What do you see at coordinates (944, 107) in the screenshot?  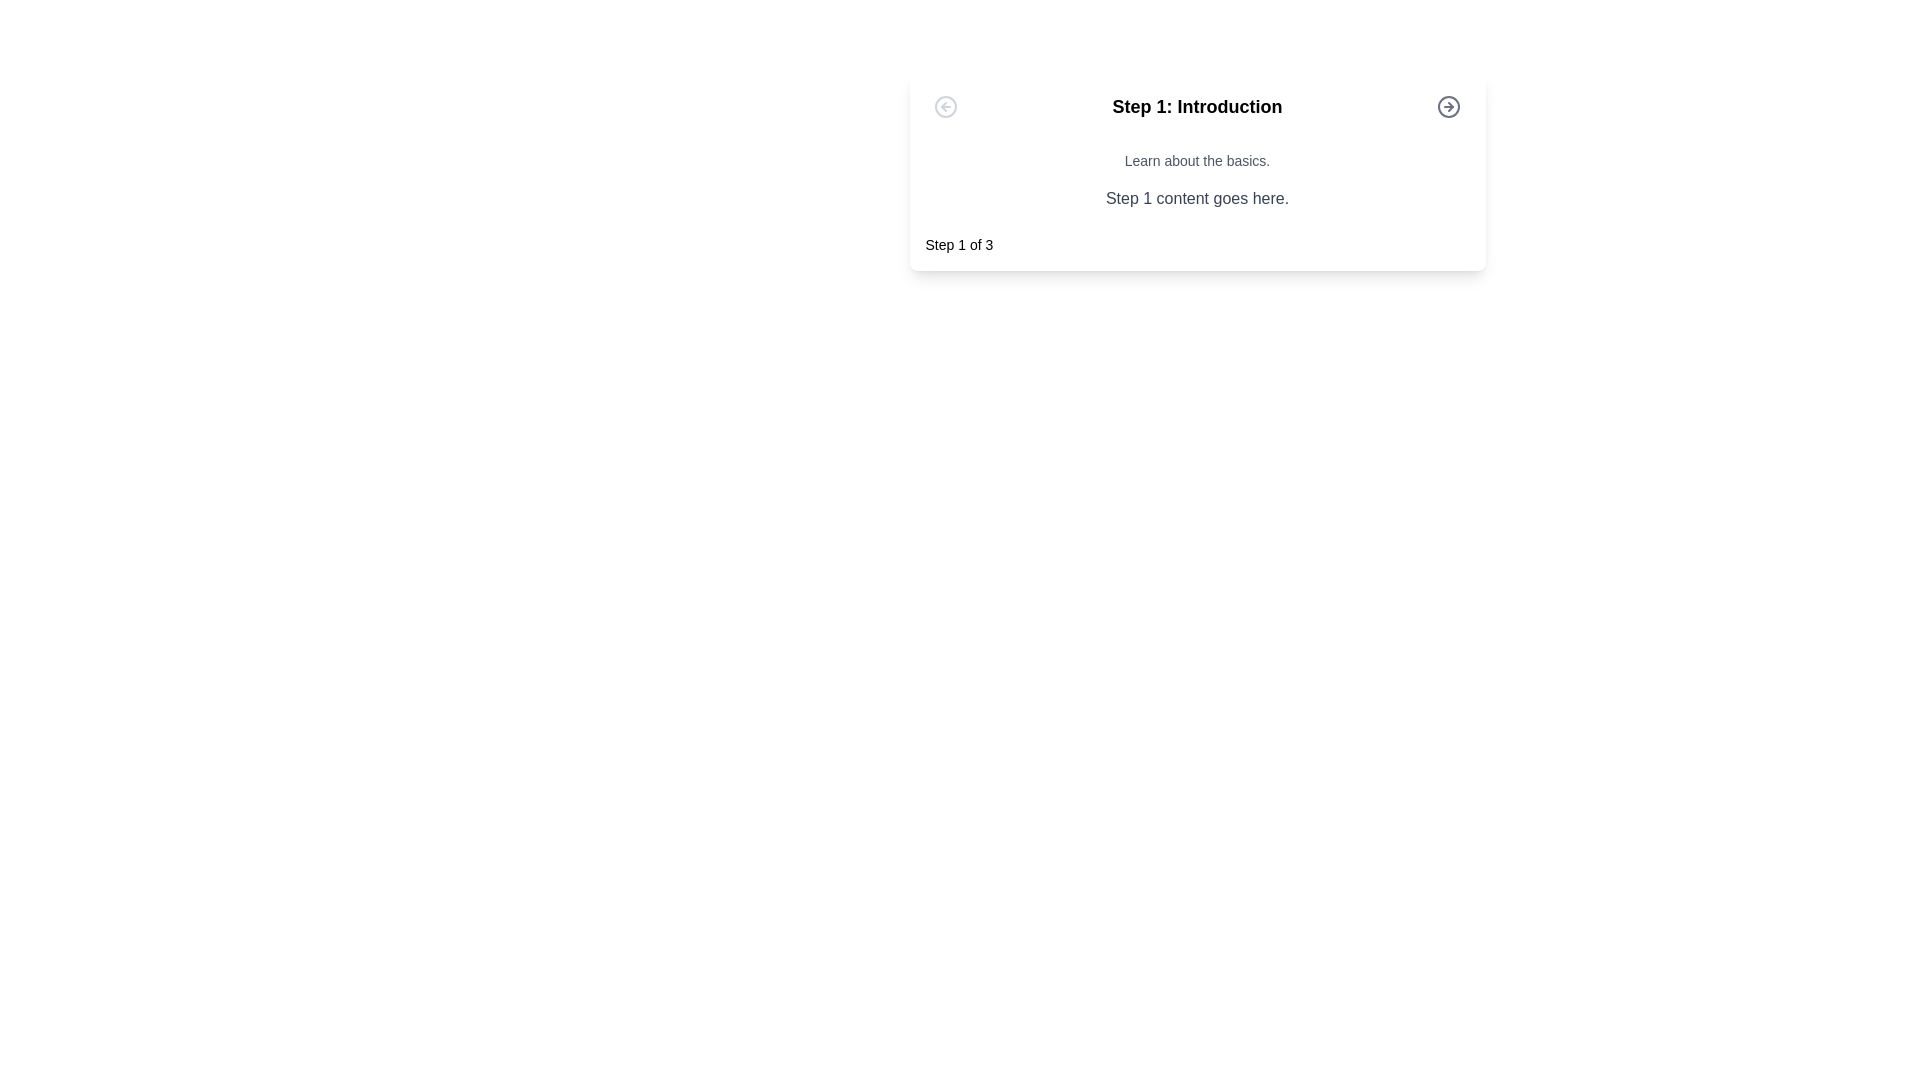 I see `the circular arrow icon pointing left, located at the top-left of the 'Step 1: Introduction' card layout` at bounding box center [944, 107].